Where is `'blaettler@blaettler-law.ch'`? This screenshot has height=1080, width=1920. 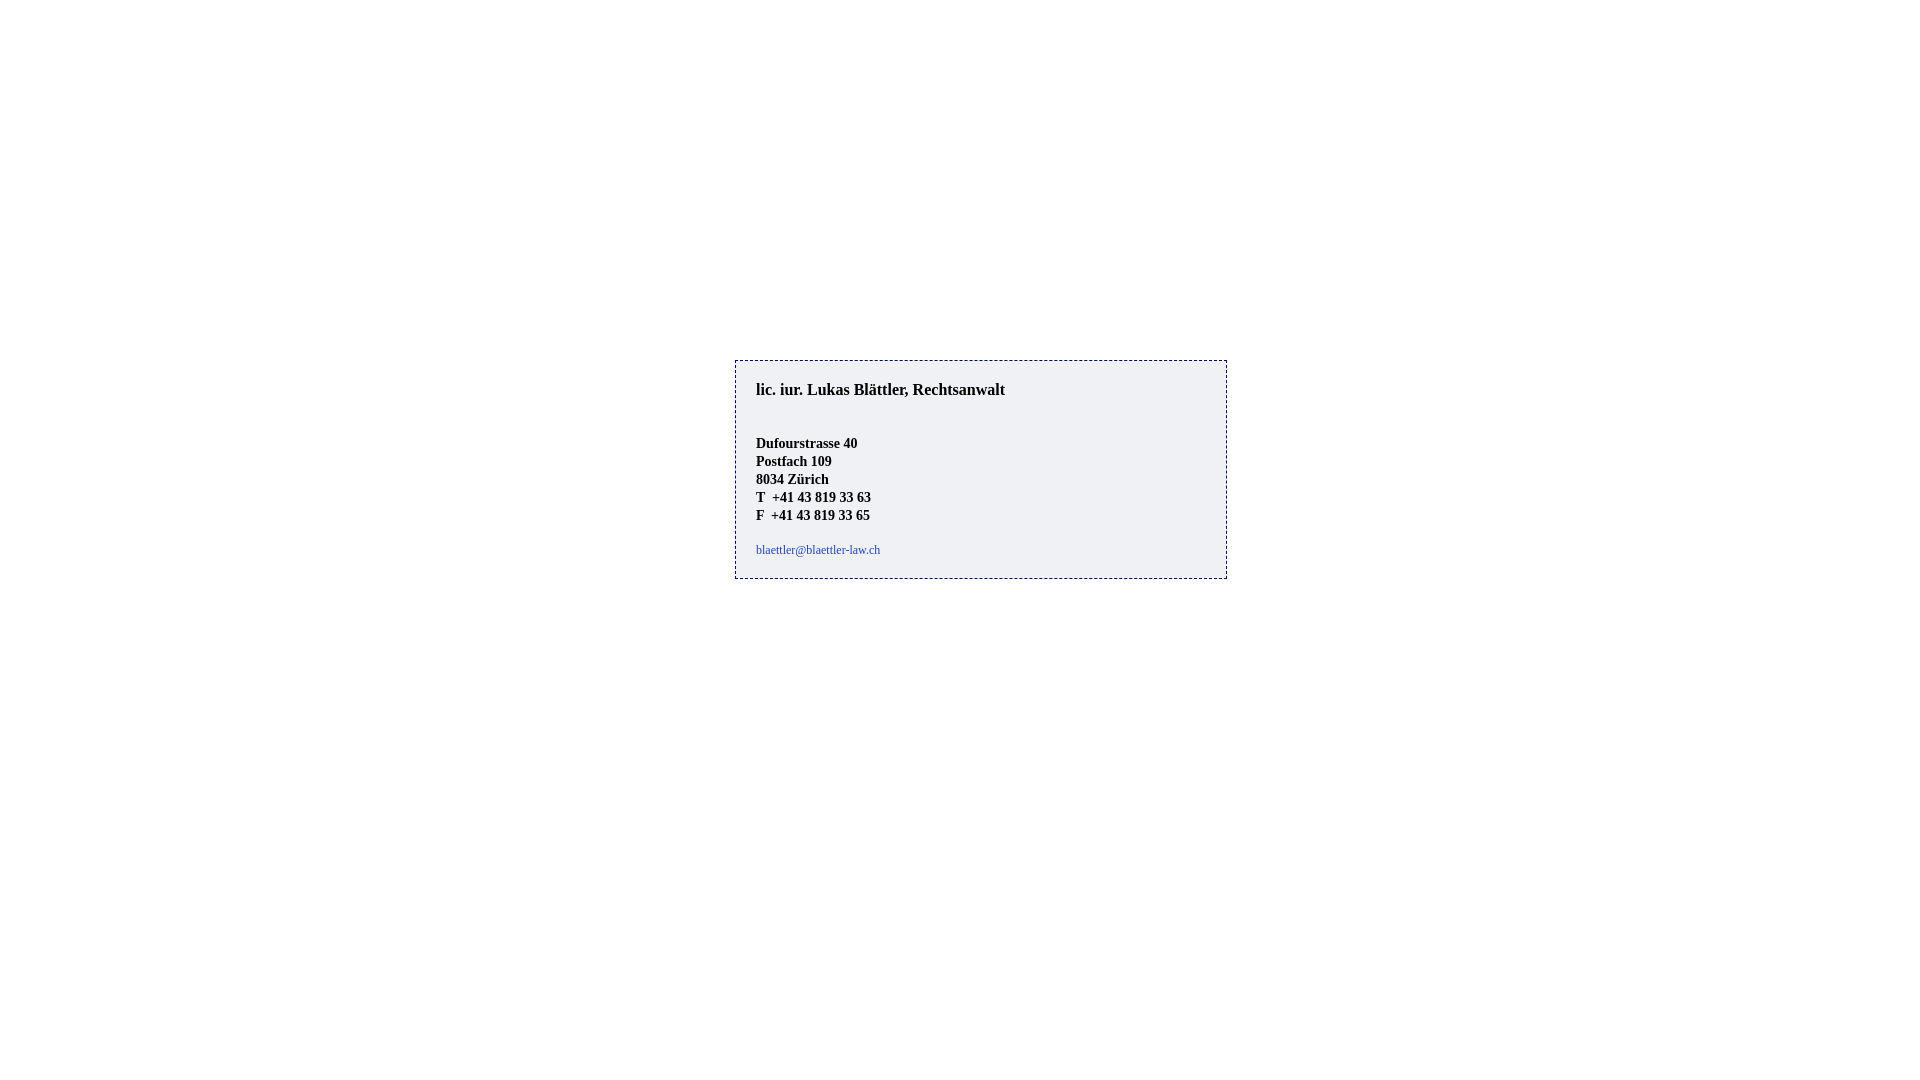
'blaettler@blaettler-law.ch' is located at coordinates (817, 550).